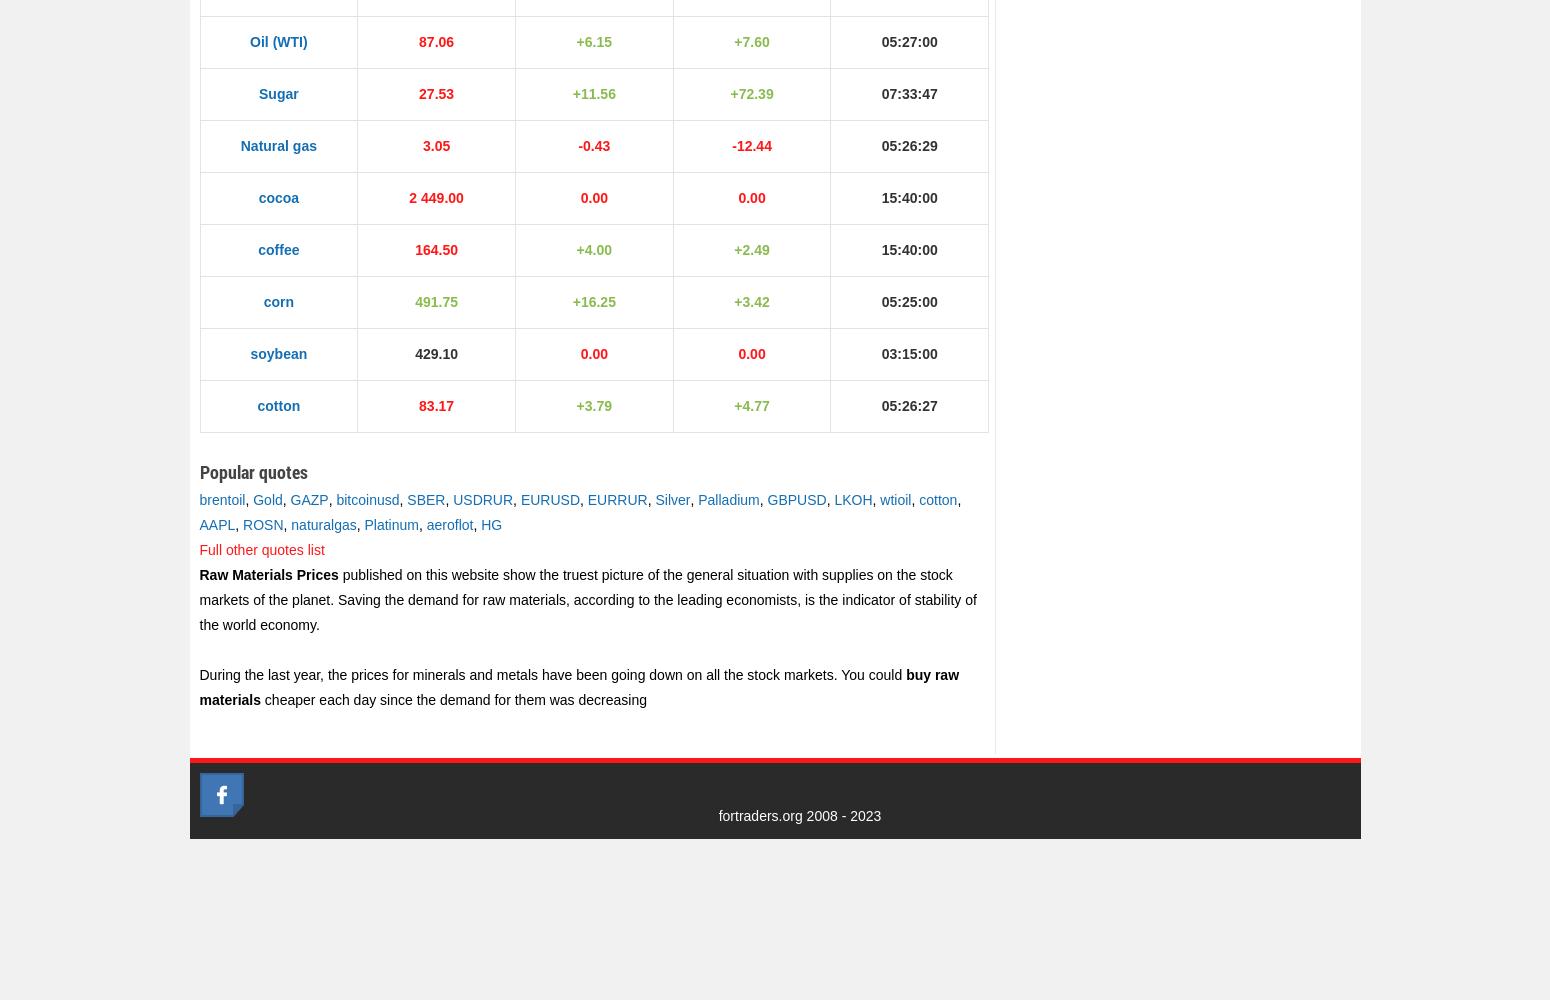  Describe the element at coordinates (879, 500) in the screenshot. I see `'wtioil'` at that location.